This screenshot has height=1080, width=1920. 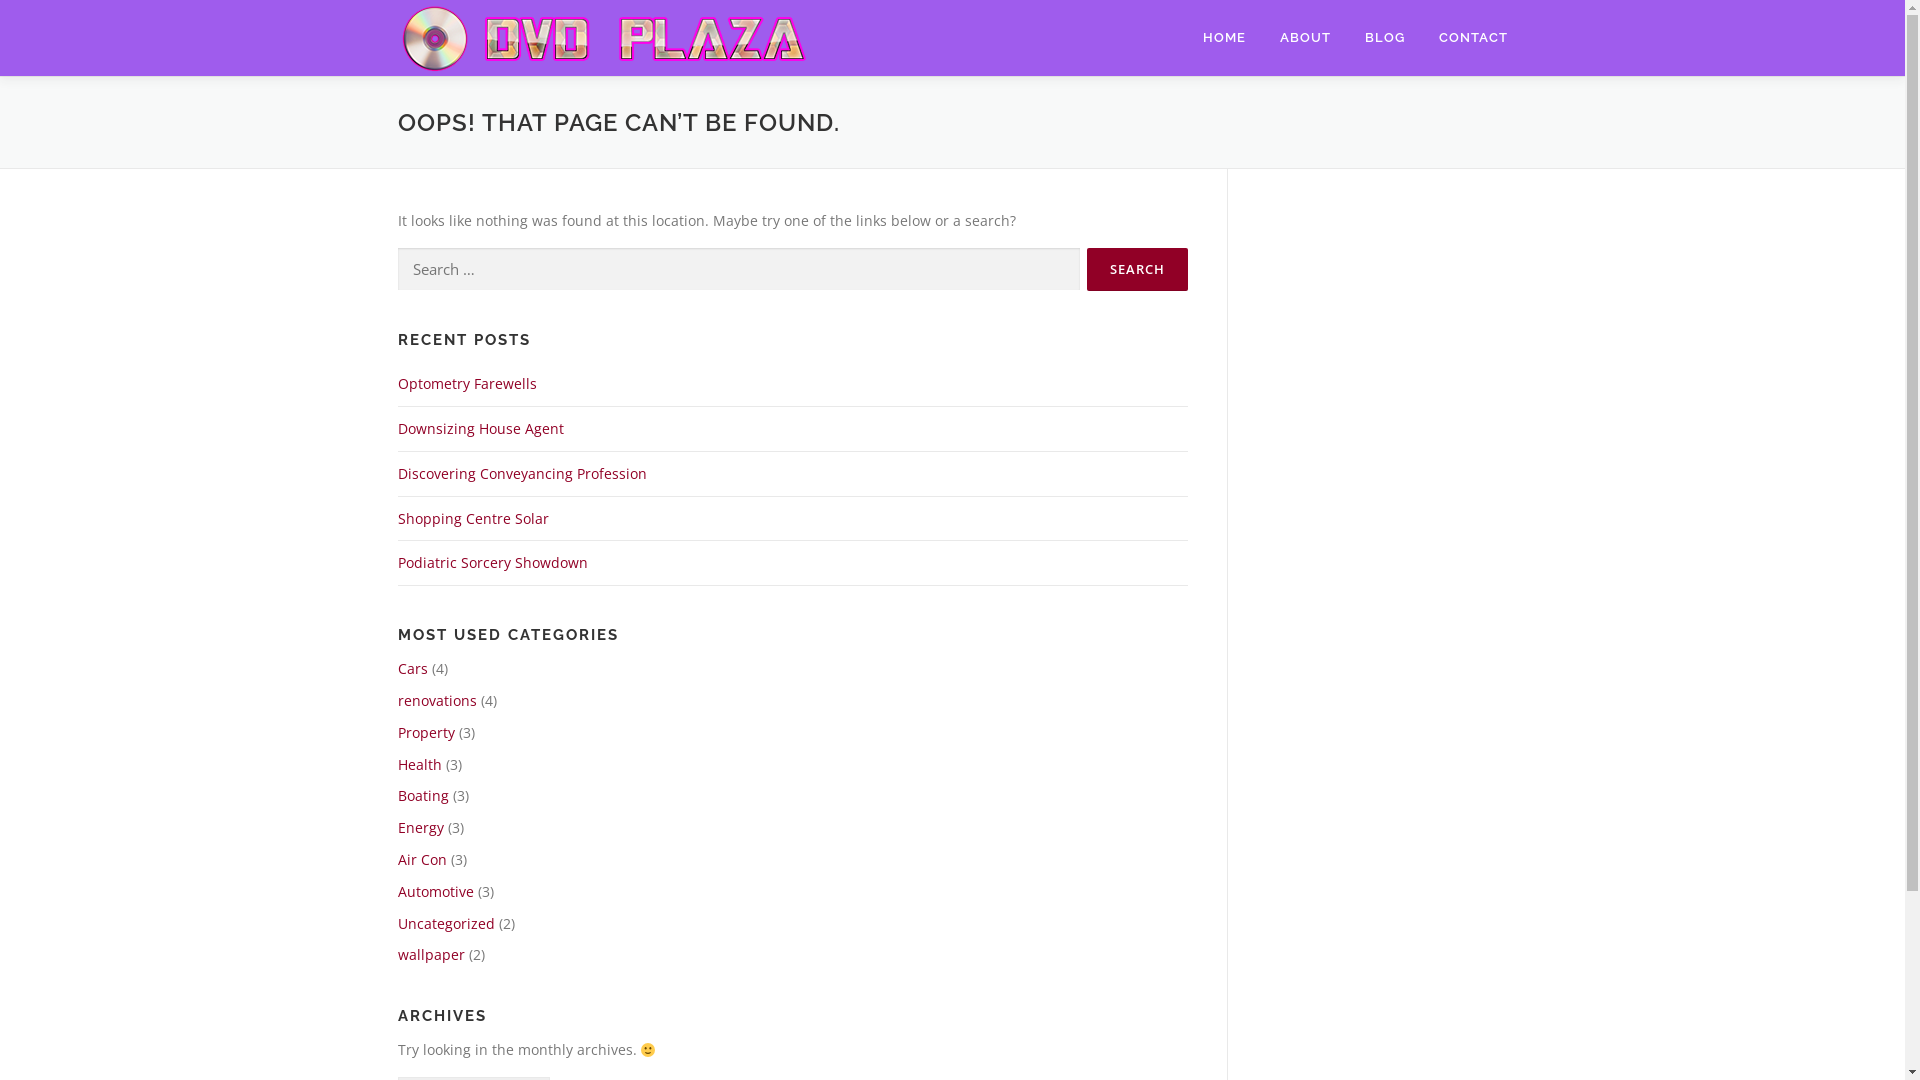 What do you see at coordinates (49, 11) in the screenshot?
I see `'Skip to content'` at bounding box center [49, 11].